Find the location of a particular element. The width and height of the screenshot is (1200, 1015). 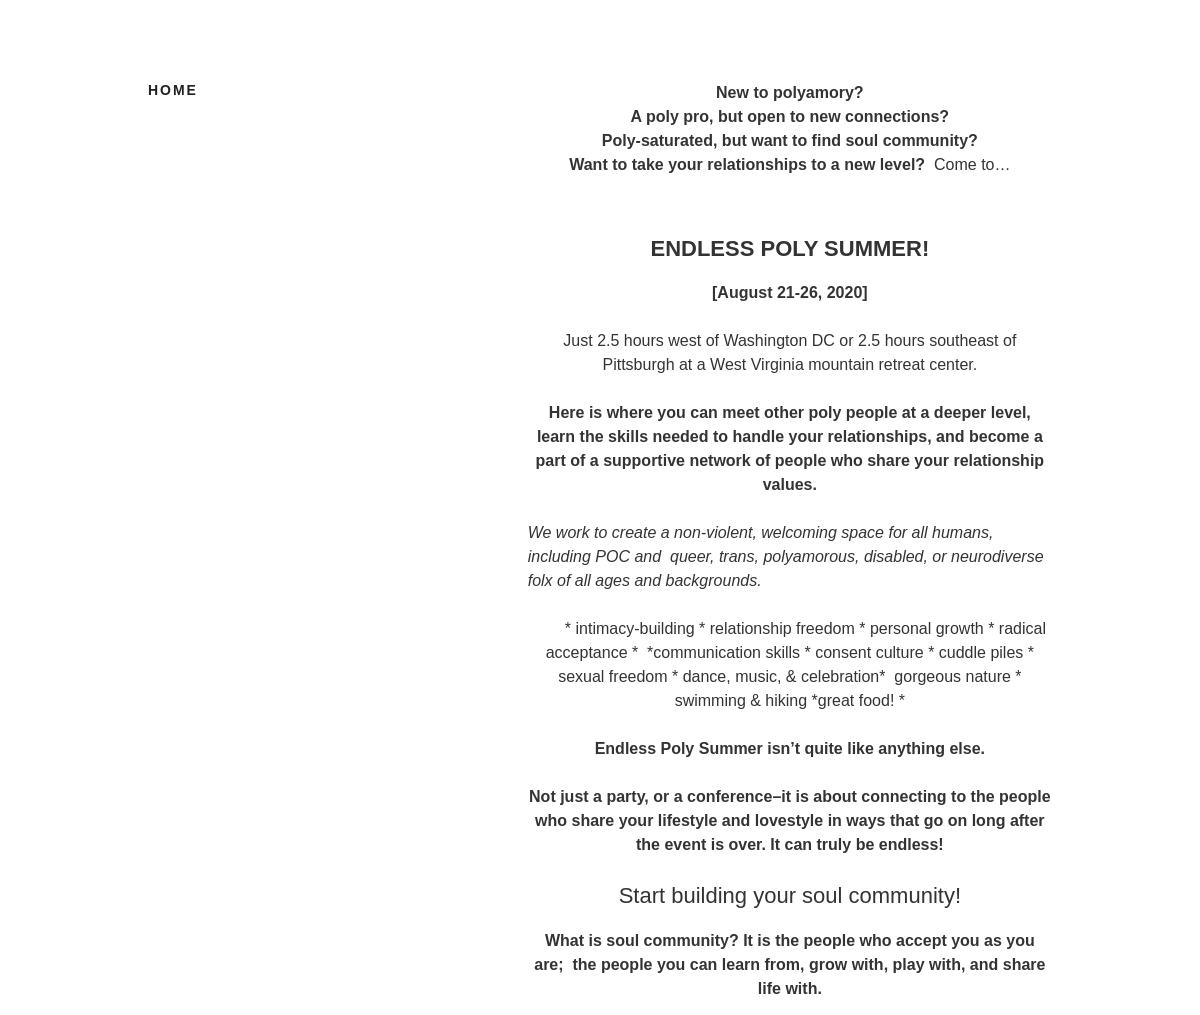

'New to polyamory?' is located at coordinates (788, 92).